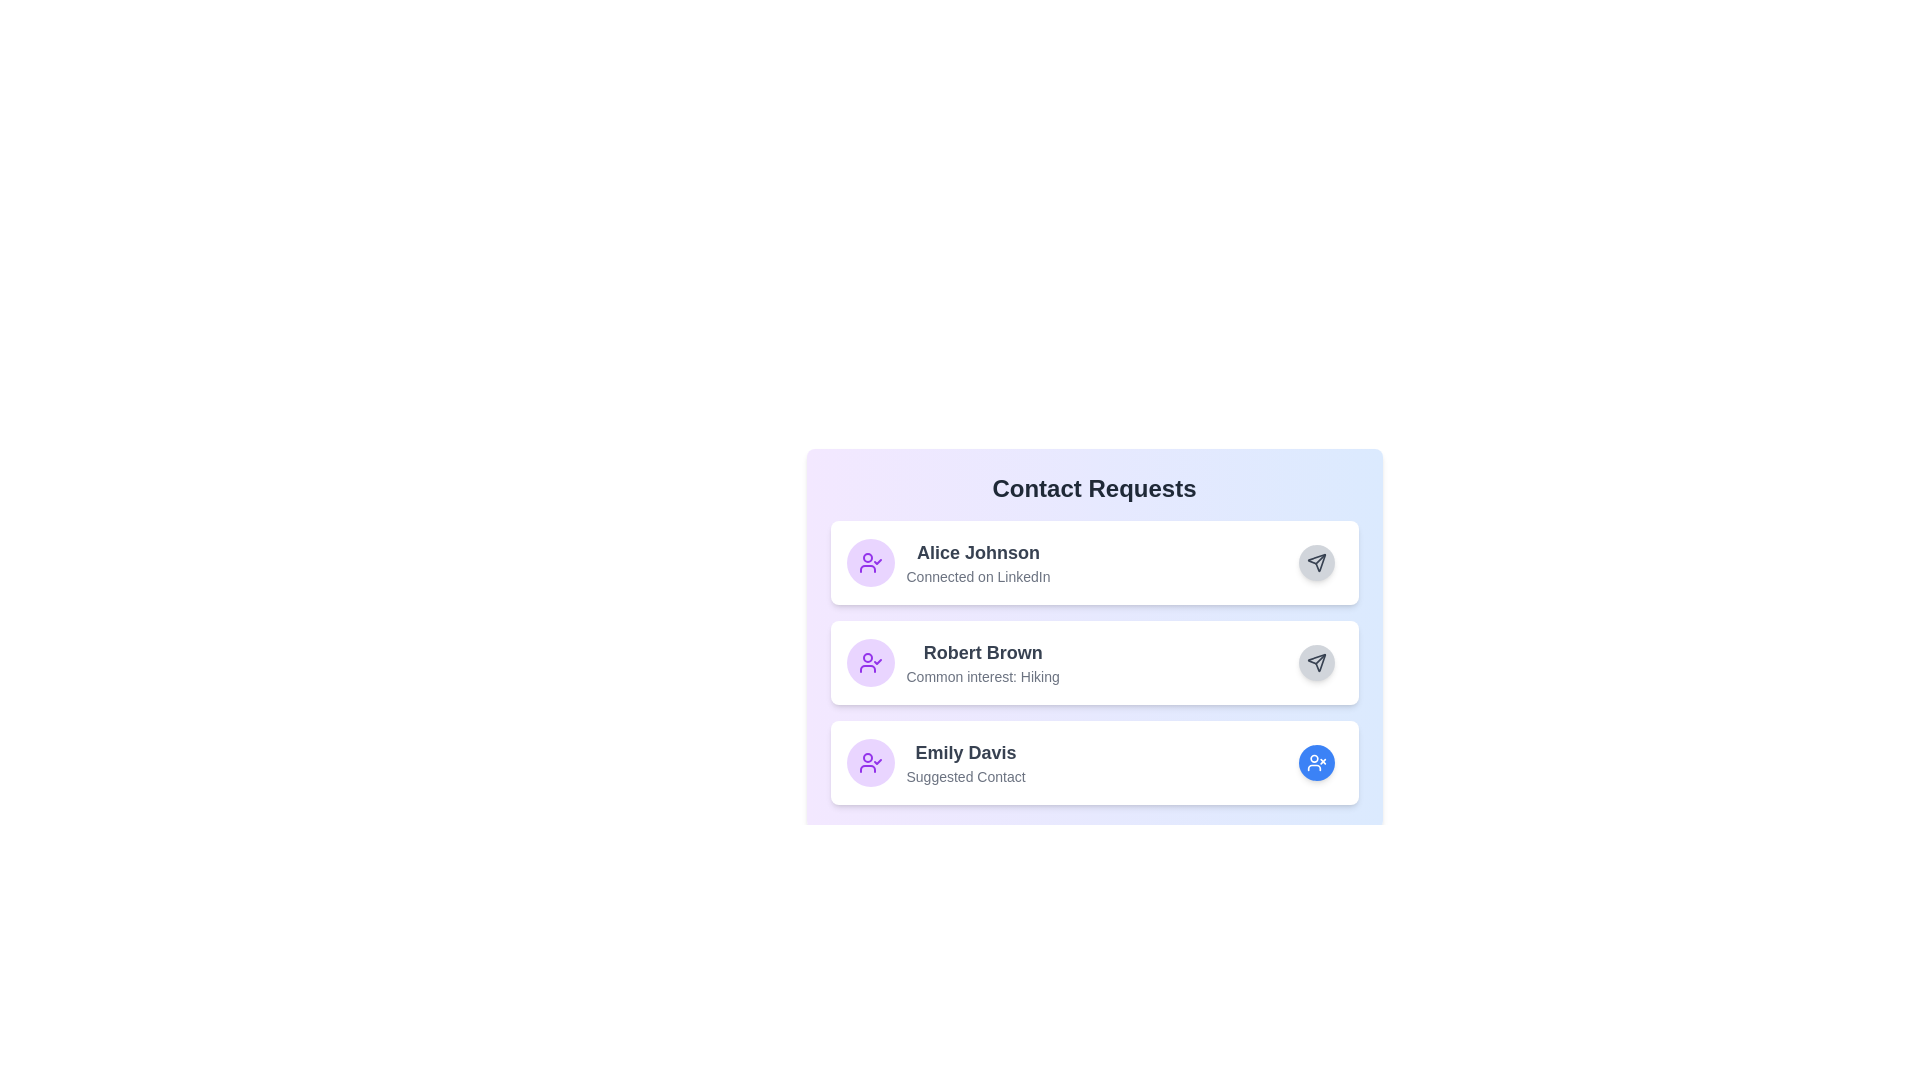 The height and width of the screenshot is (1080, 1920). I want to click on the 'Approve' button for the contact request Alice Johnson, so click(1316, 563).